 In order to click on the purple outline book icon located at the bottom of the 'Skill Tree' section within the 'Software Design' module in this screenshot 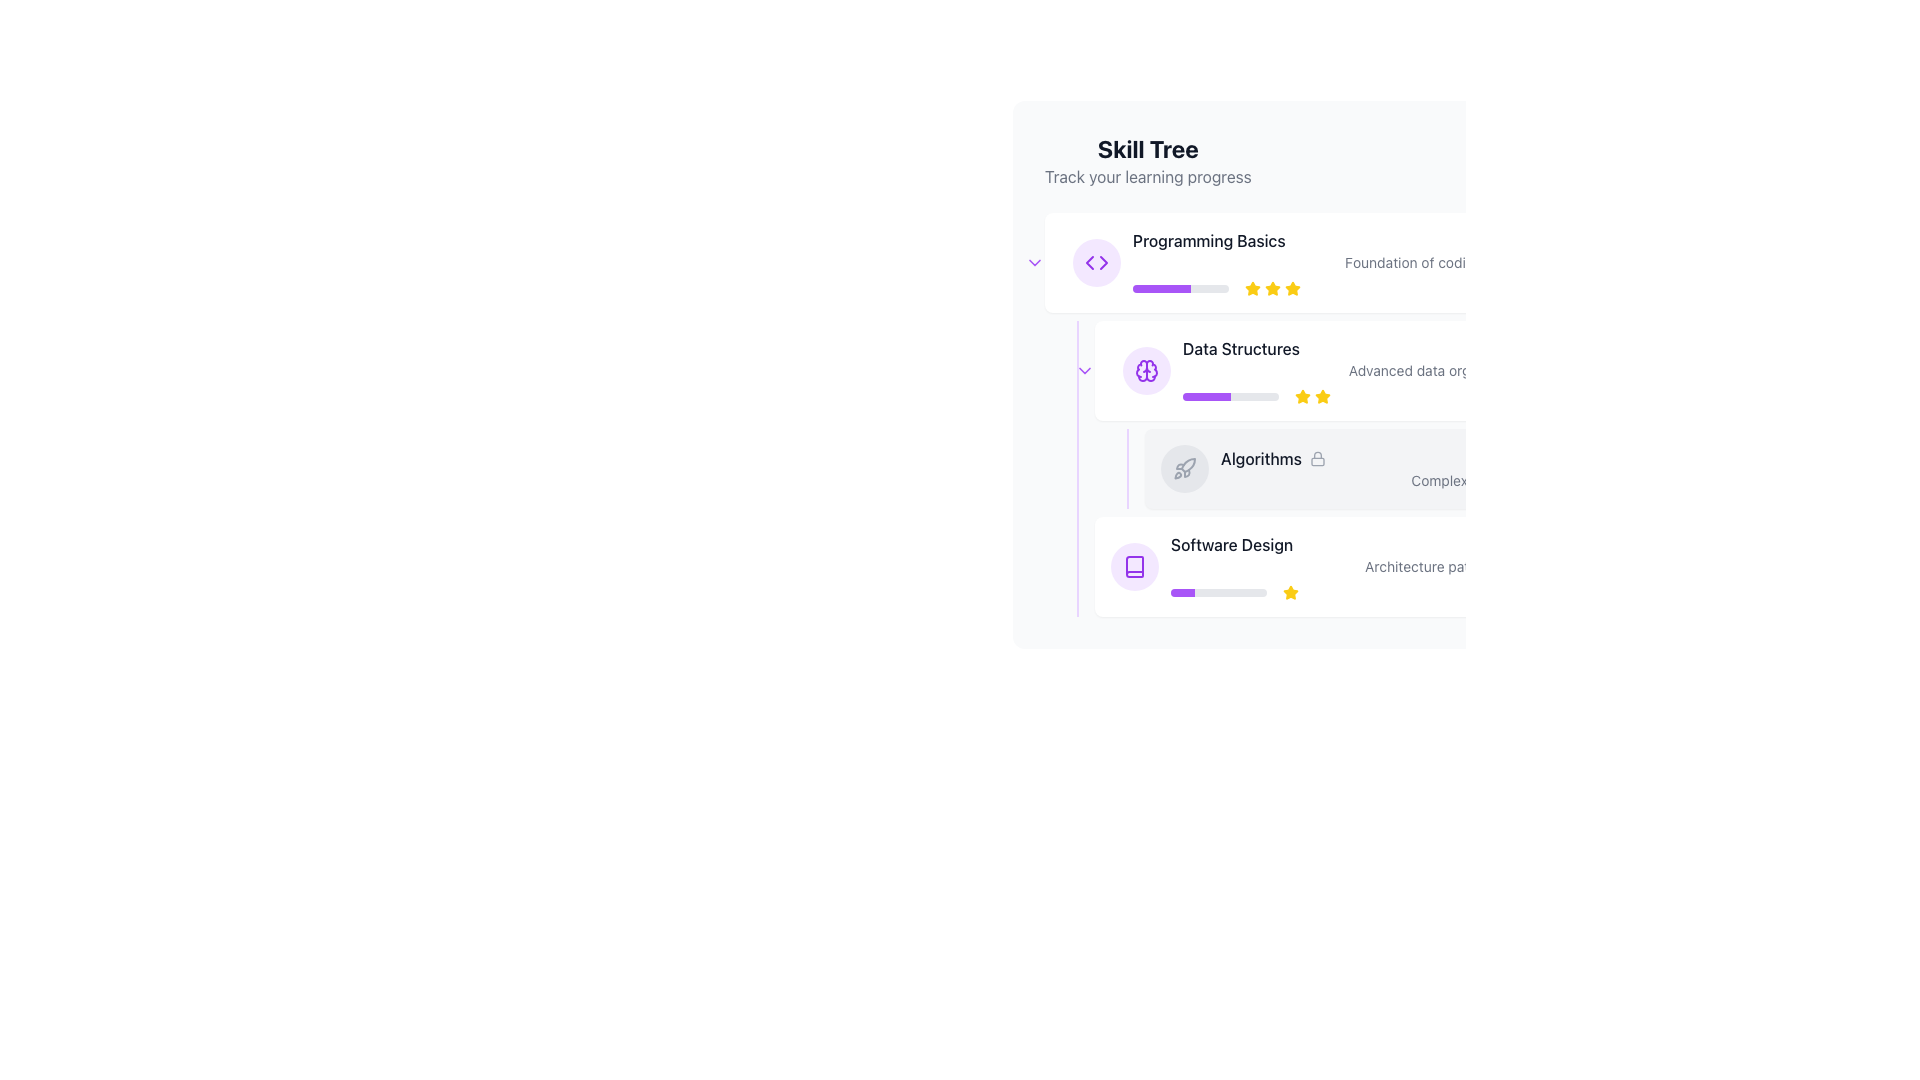, I will do `click(1134, 567)`.